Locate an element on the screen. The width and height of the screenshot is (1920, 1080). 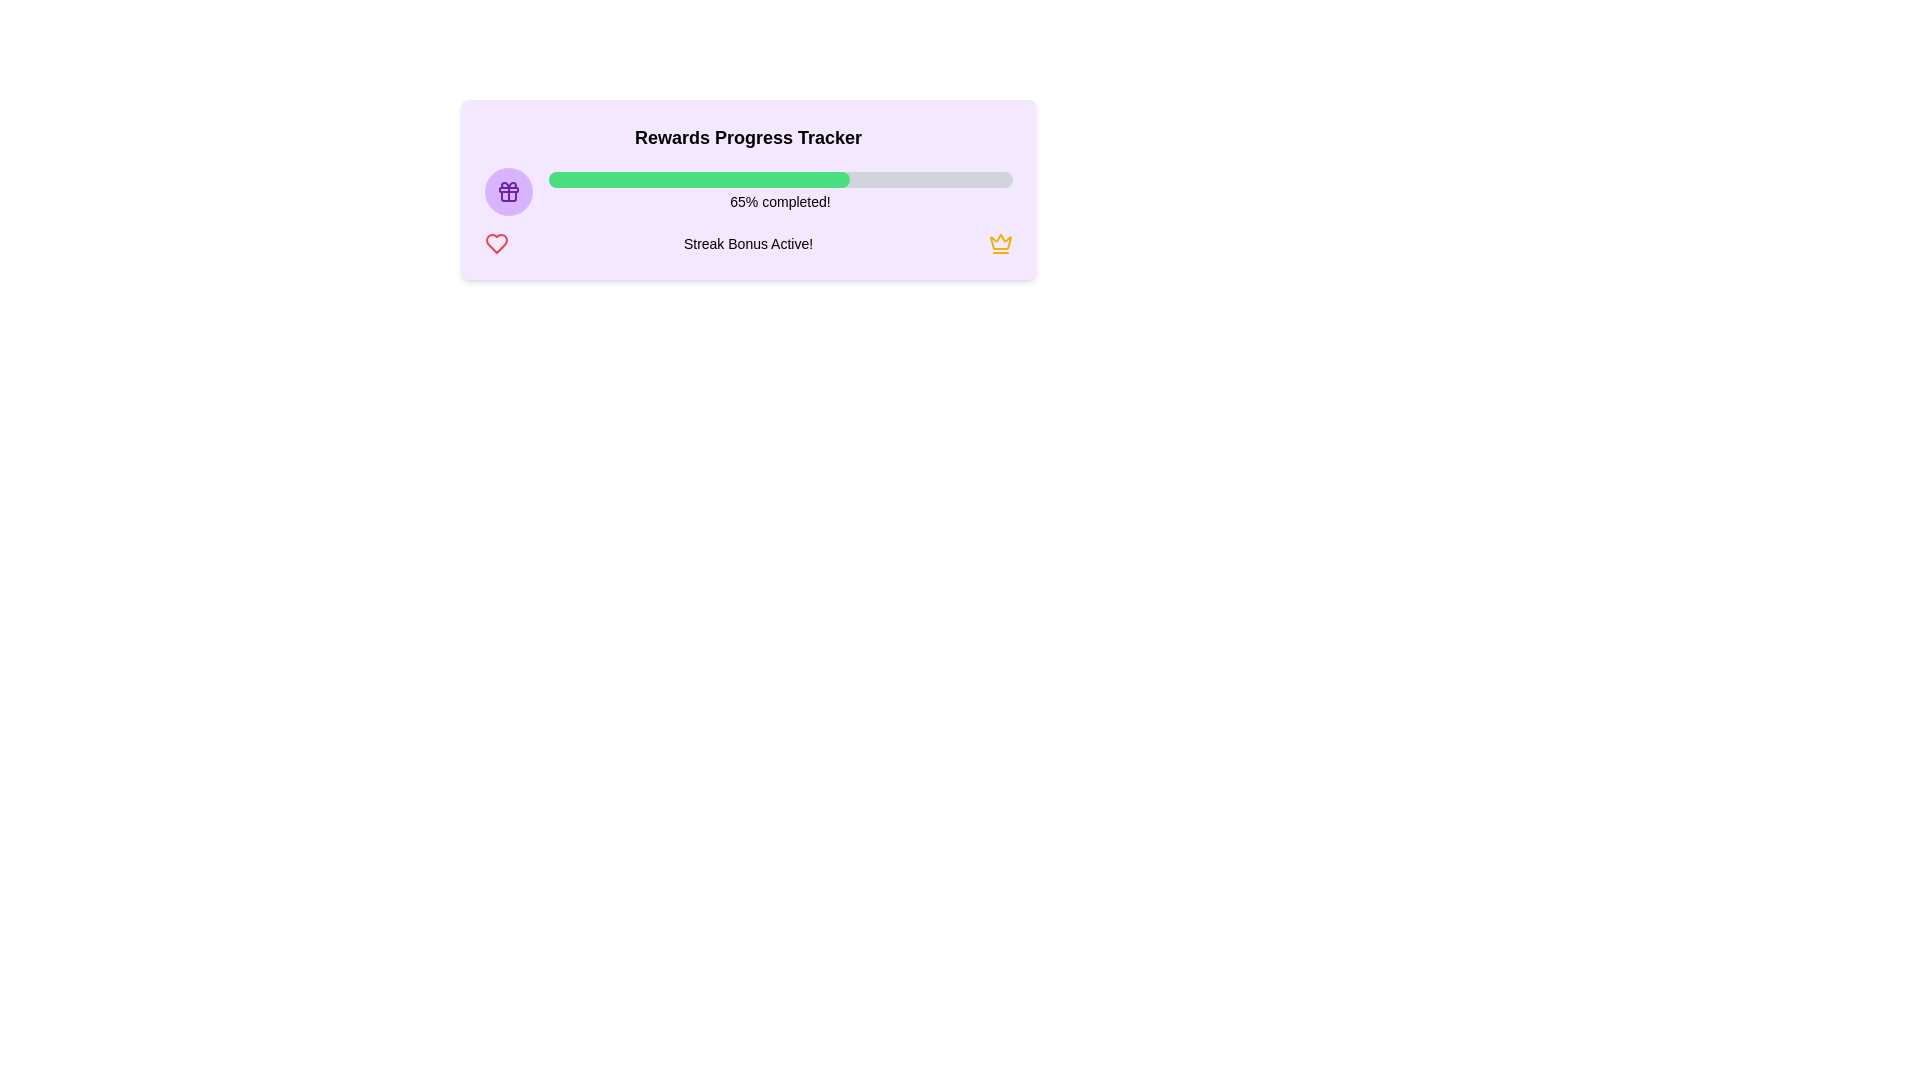
the progress bar that shows '65% completed!' with a green filled portion and is centrally aligned under the 'Rewards Progress Tracker' title is located at coordinates (779, 192).